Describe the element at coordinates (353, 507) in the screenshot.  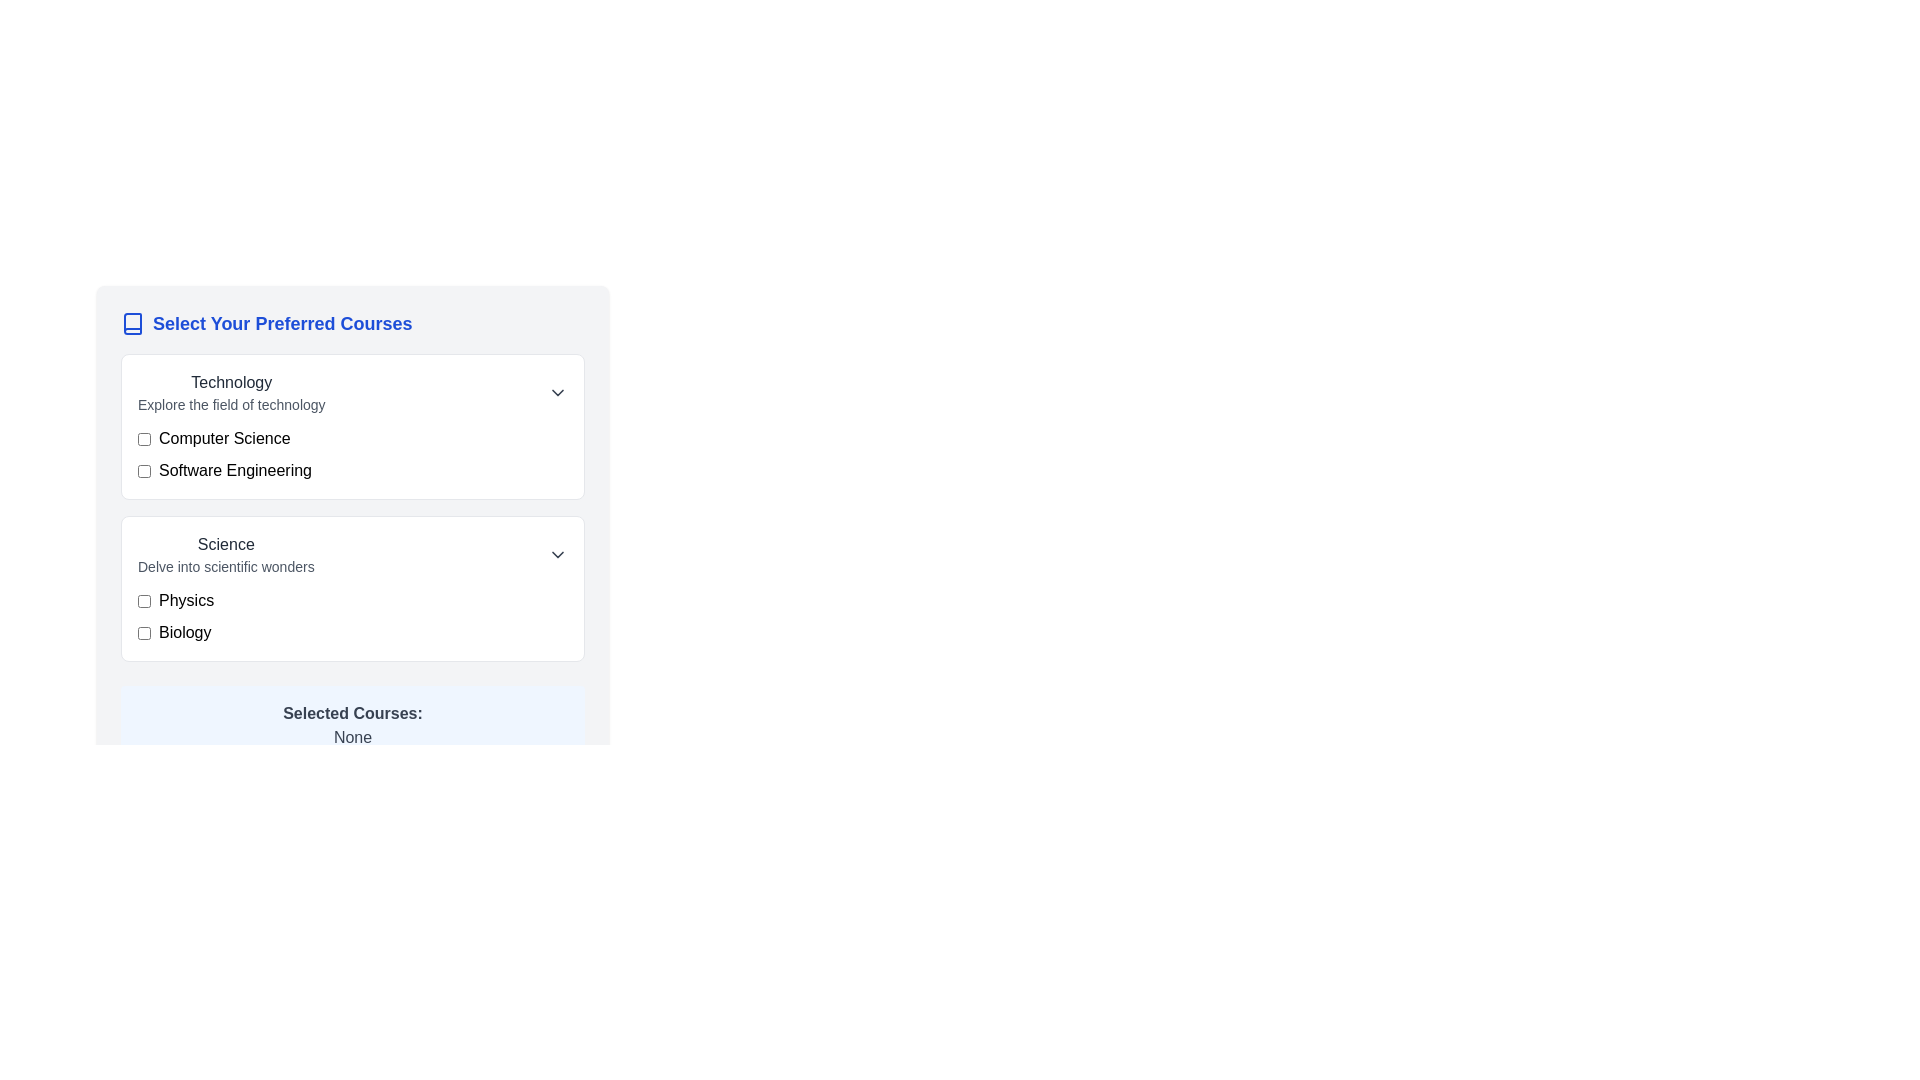
I see `the Divider element located in the 'Select Your Preferred Courses' section, which separates the 'Technology' and 'Science' courses` at that location.